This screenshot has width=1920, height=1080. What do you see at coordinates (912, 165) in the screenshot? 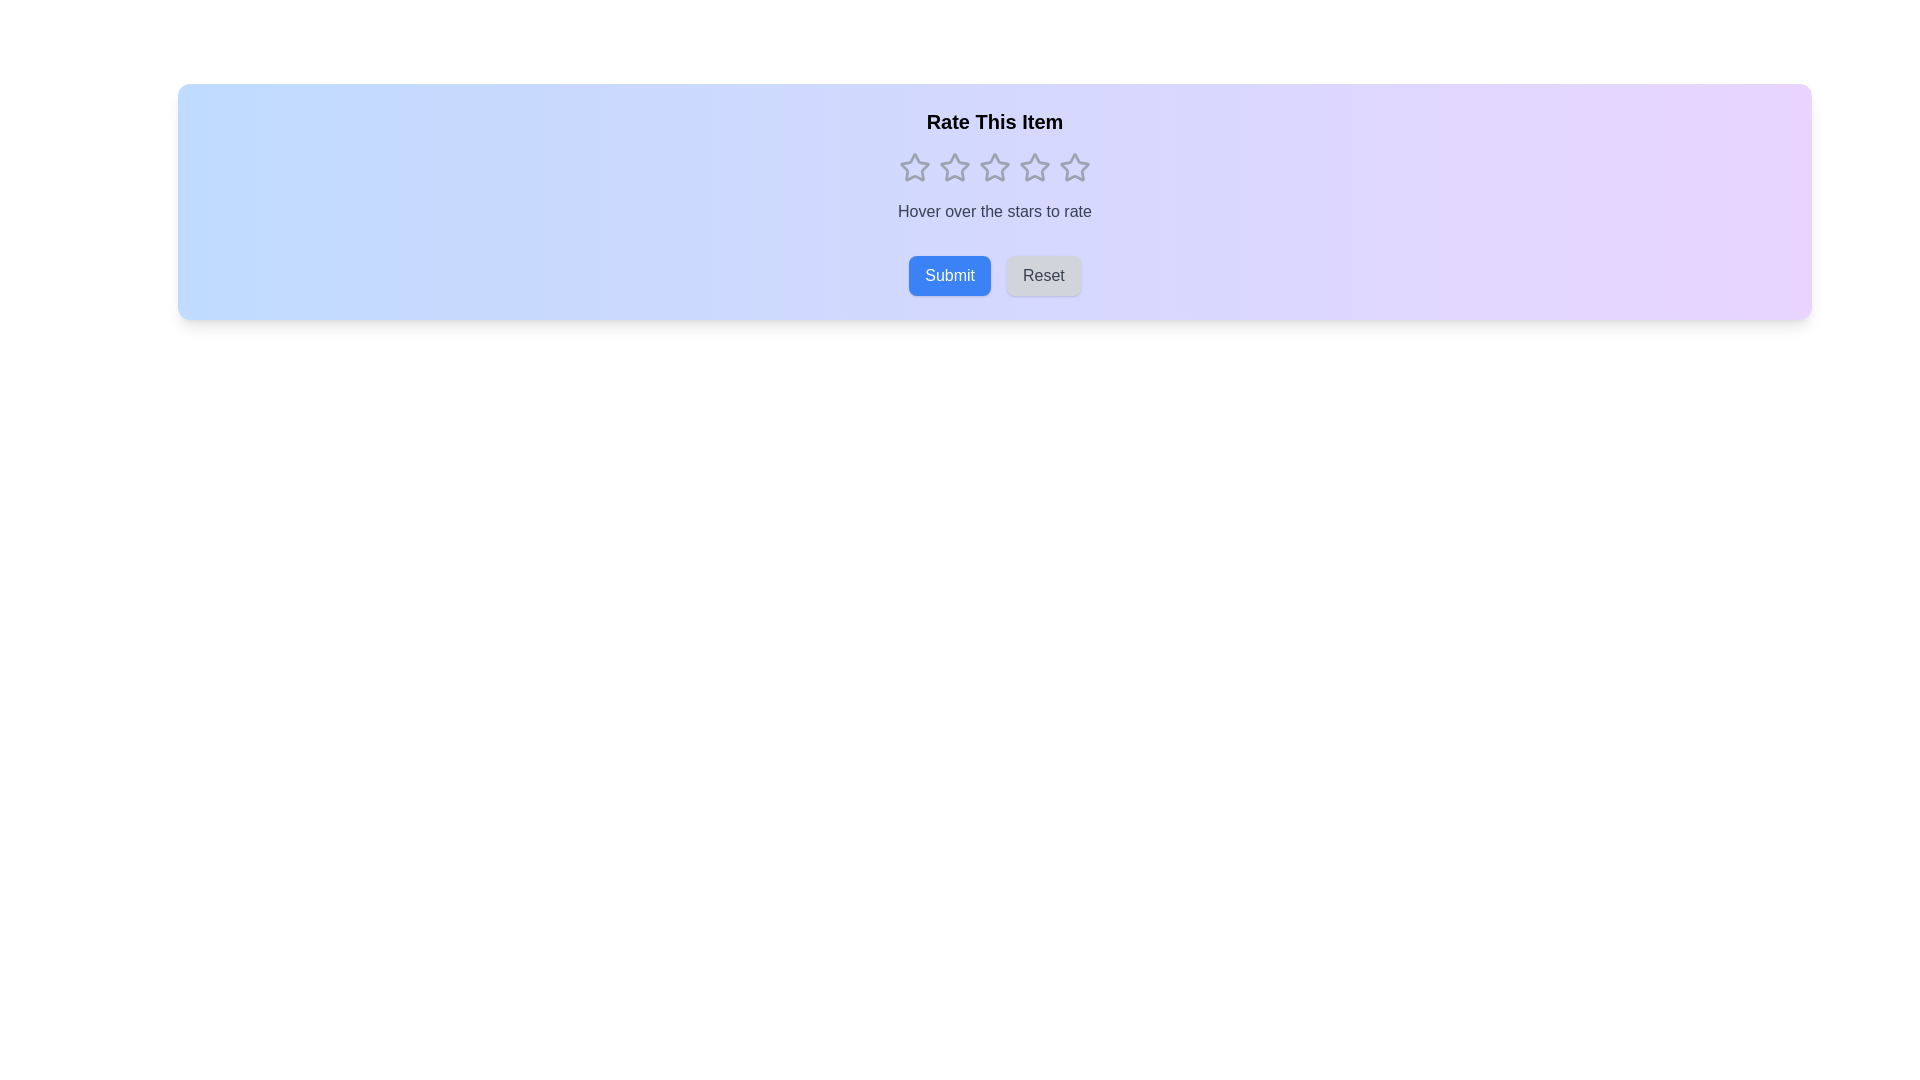
I see `the first outlined star icon in the rating system, located beneath the 'Rate This Item' title` at bounding box center [912, 165].